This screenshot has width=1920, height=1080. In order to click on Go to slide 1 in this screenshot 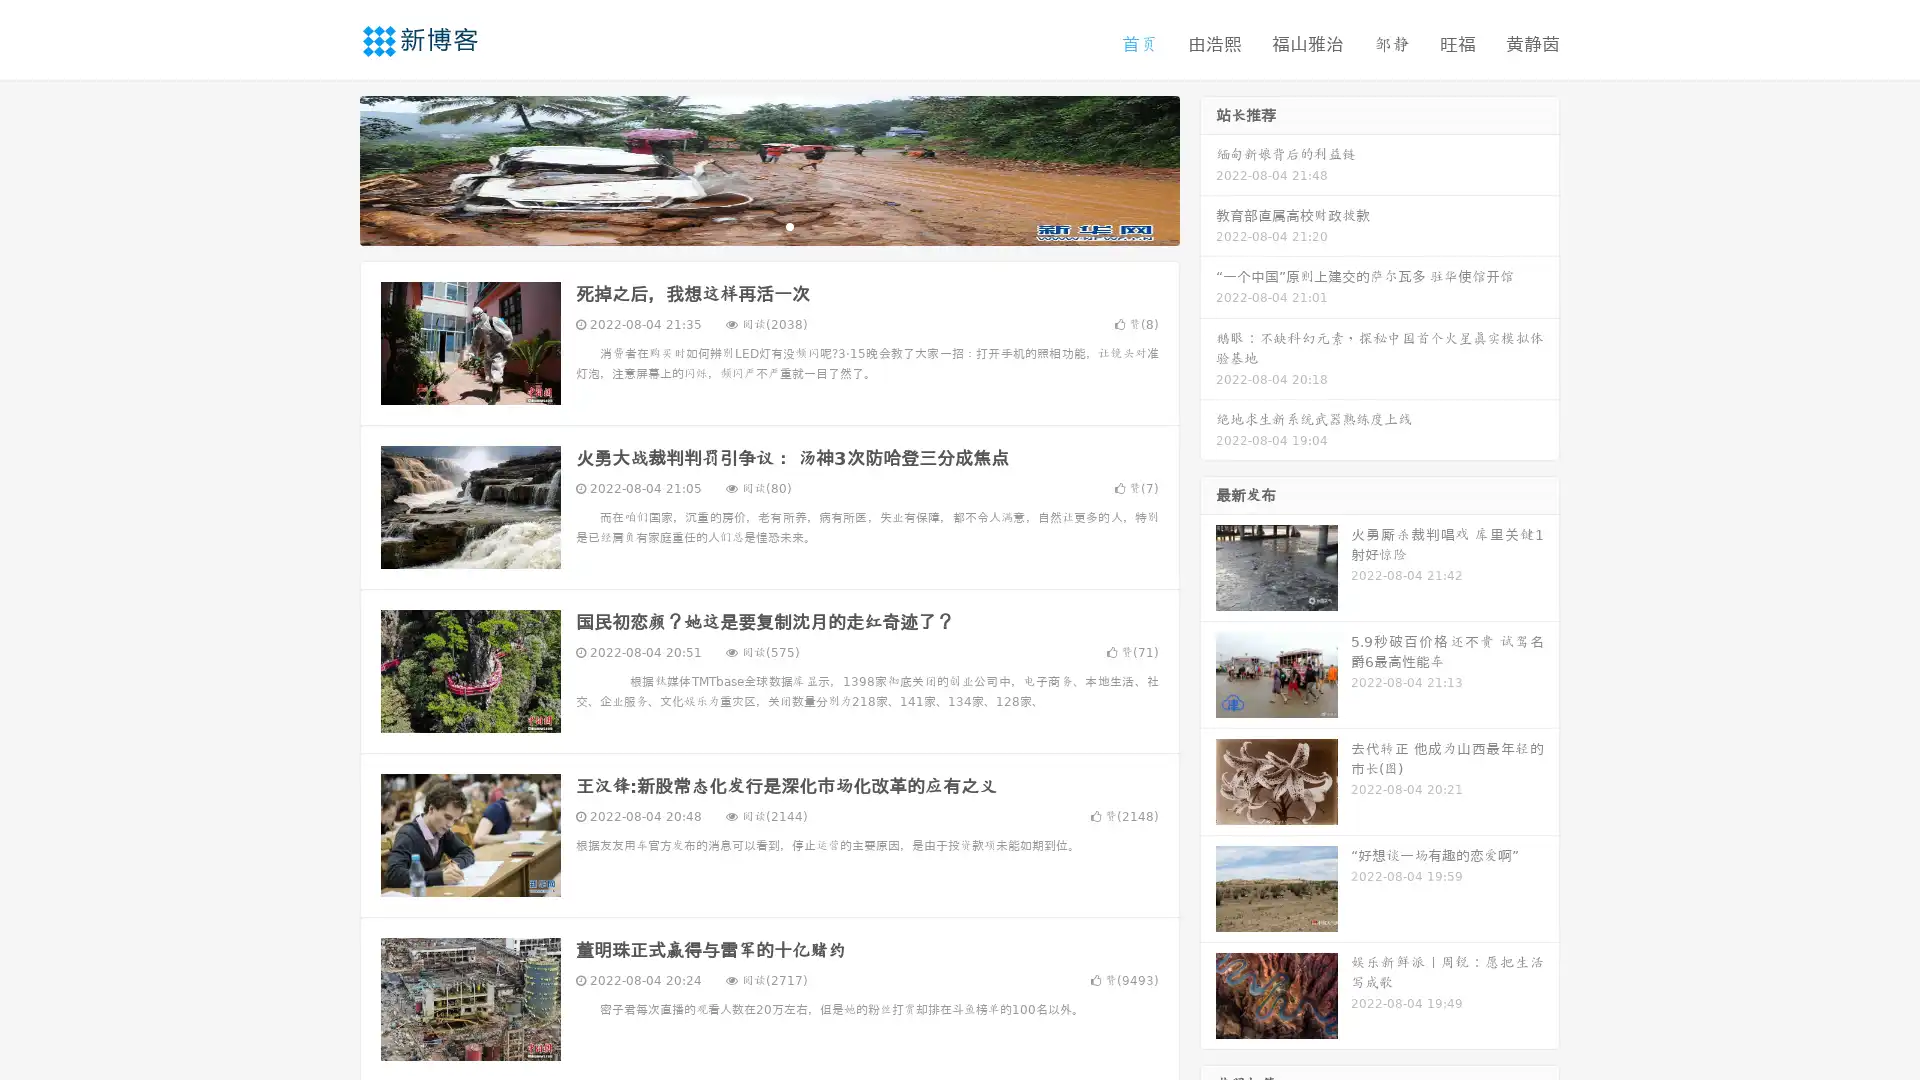, I will do `click(748, 225)`.